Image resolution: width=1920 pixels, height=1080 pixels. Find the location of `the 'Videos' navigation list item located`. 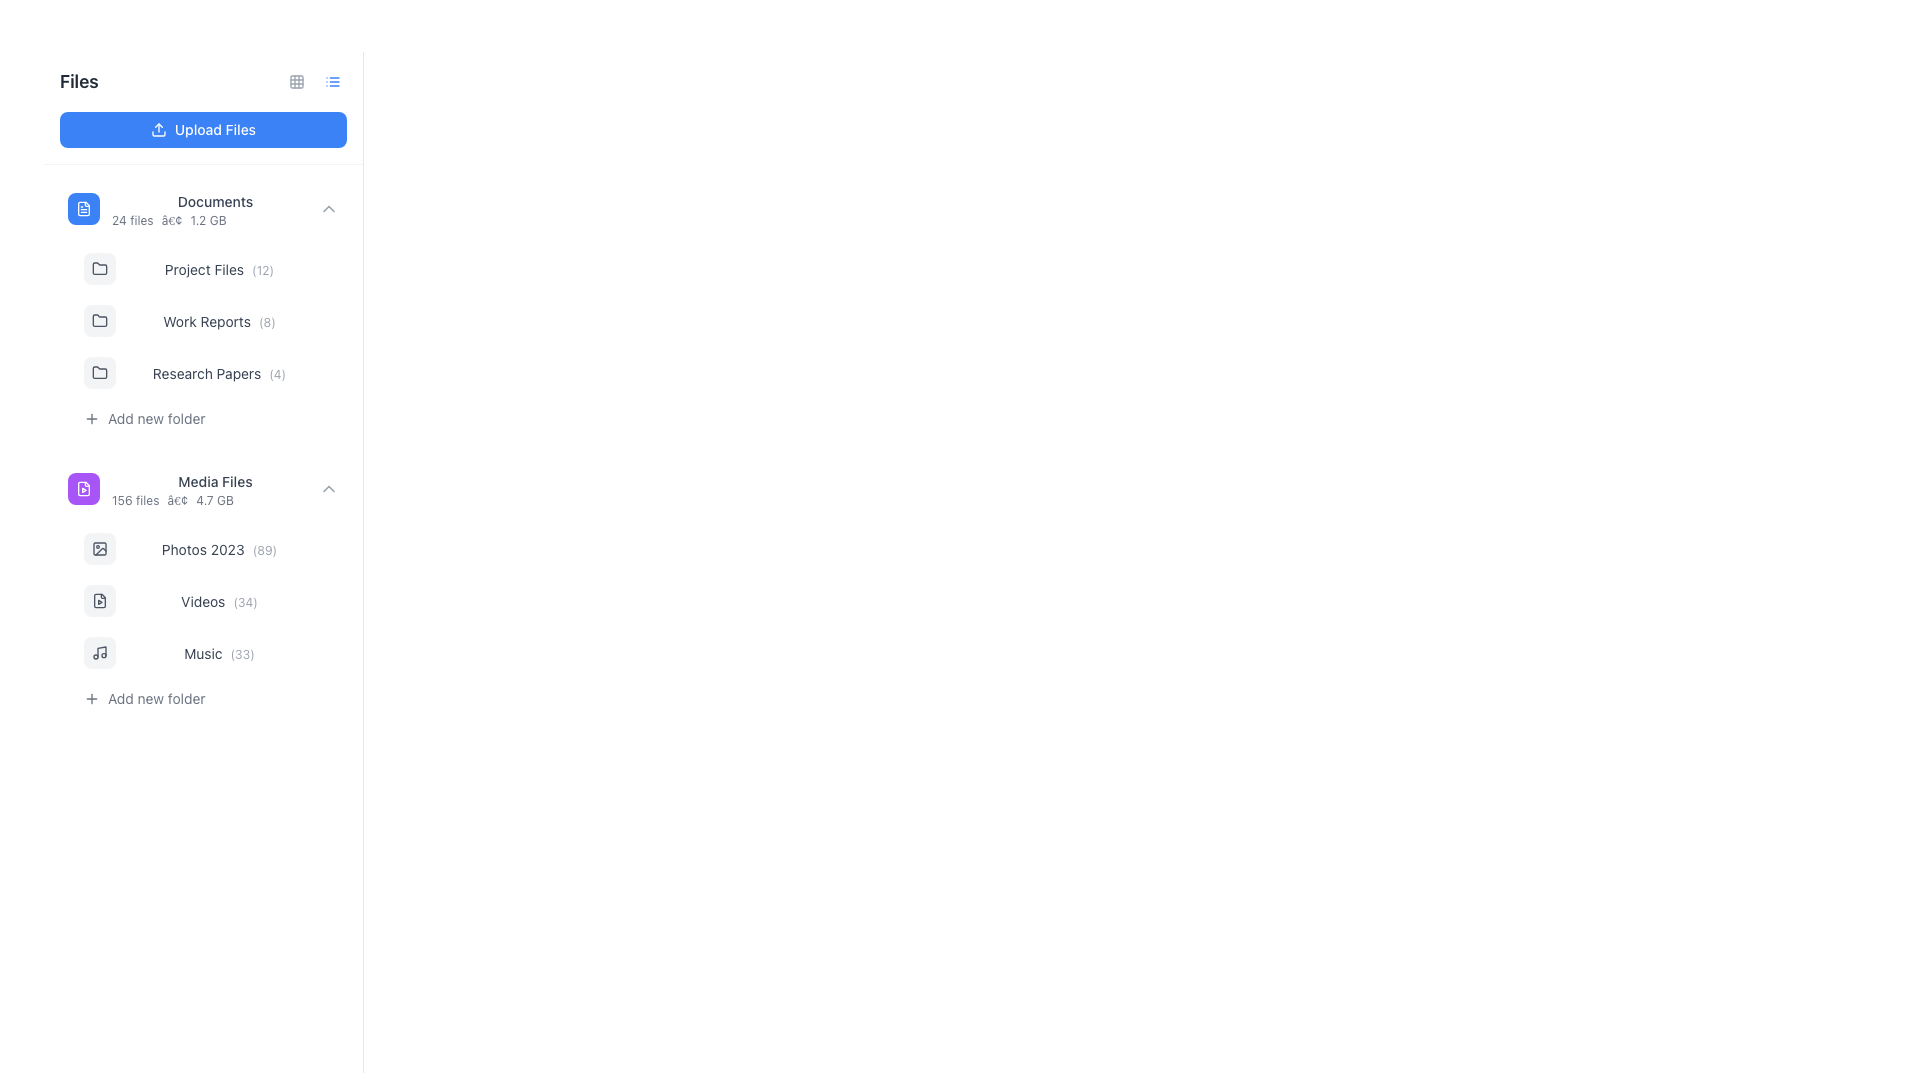

the 'Videos' navigation list item located is located at coordinates (211, 600).